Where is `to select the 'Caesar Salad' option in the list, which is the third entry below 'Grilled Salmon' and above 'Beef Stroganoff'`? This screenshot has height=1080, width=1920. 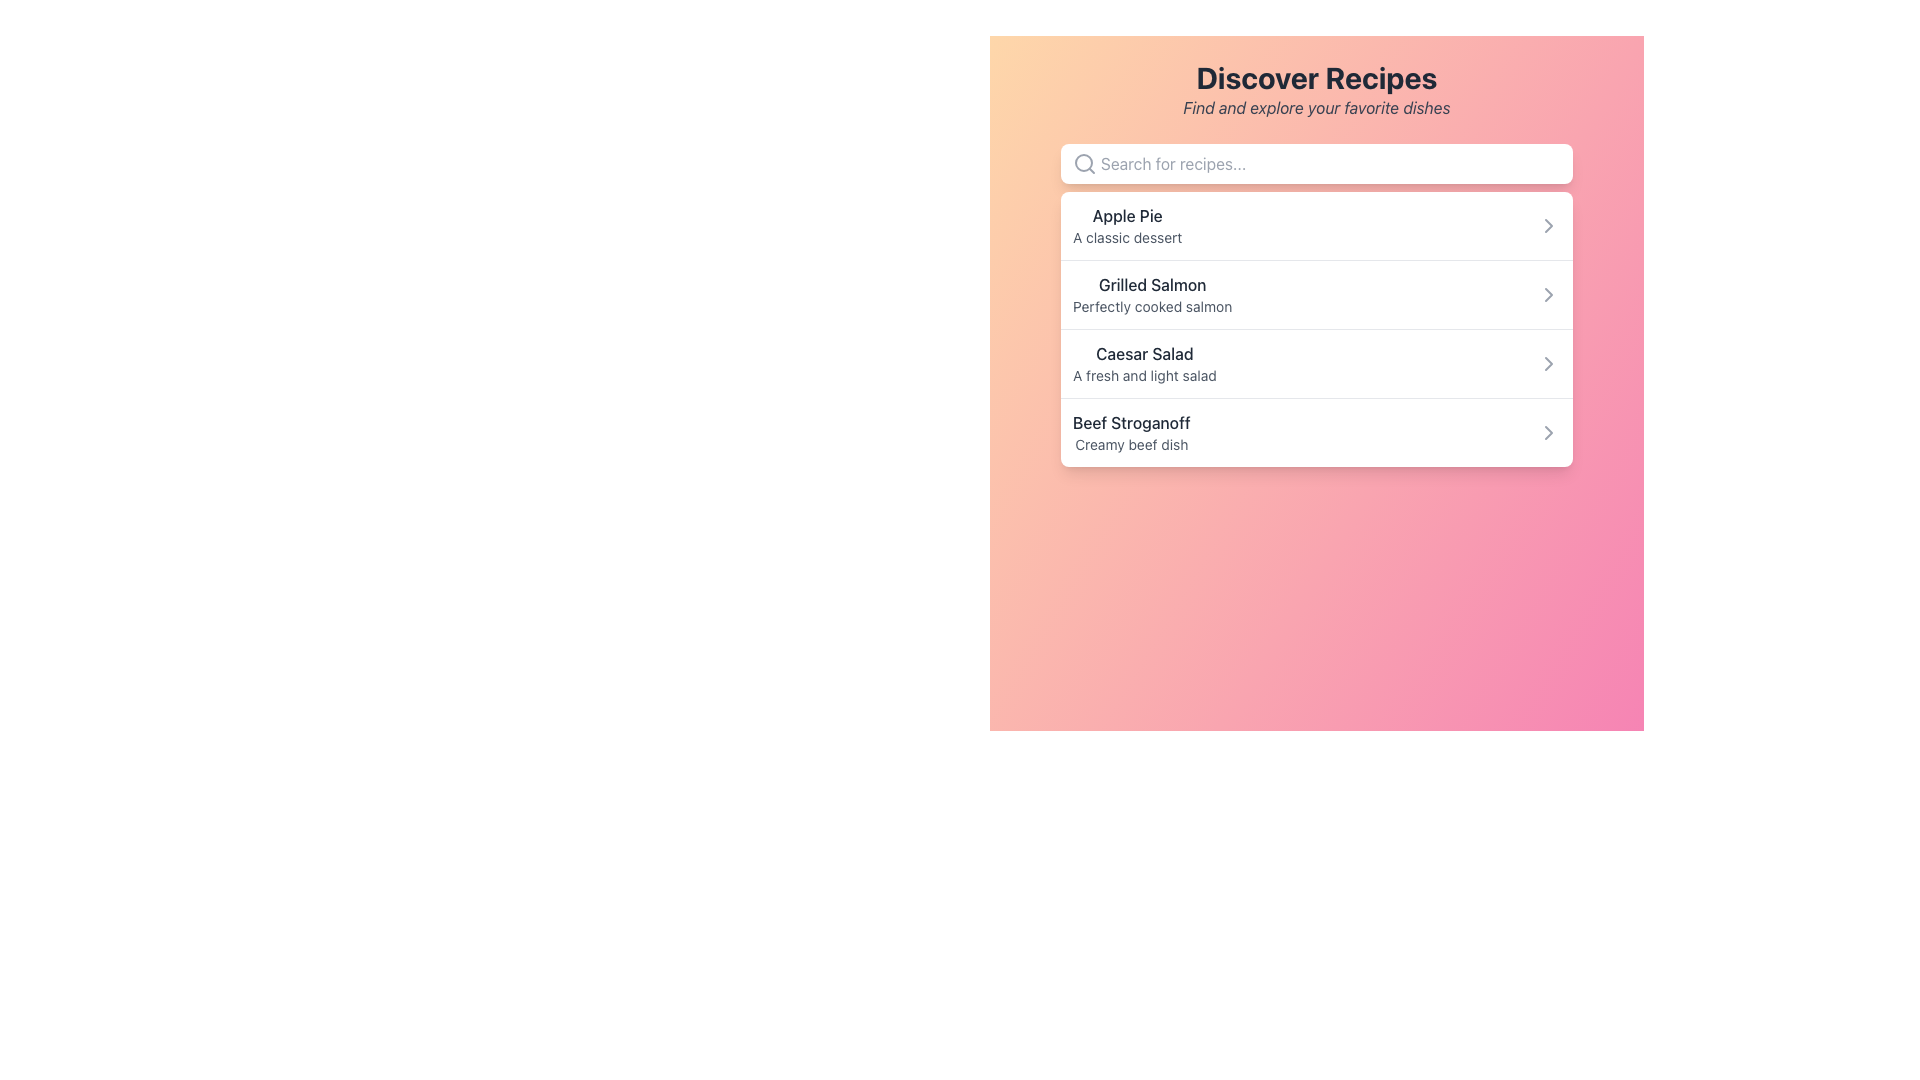
to select the 'Caesar Salad' option in the list, which is the third entry below 'Grilled Salmon' and above 'Beef Stroganoff' is located at coordinates (1316, 363).